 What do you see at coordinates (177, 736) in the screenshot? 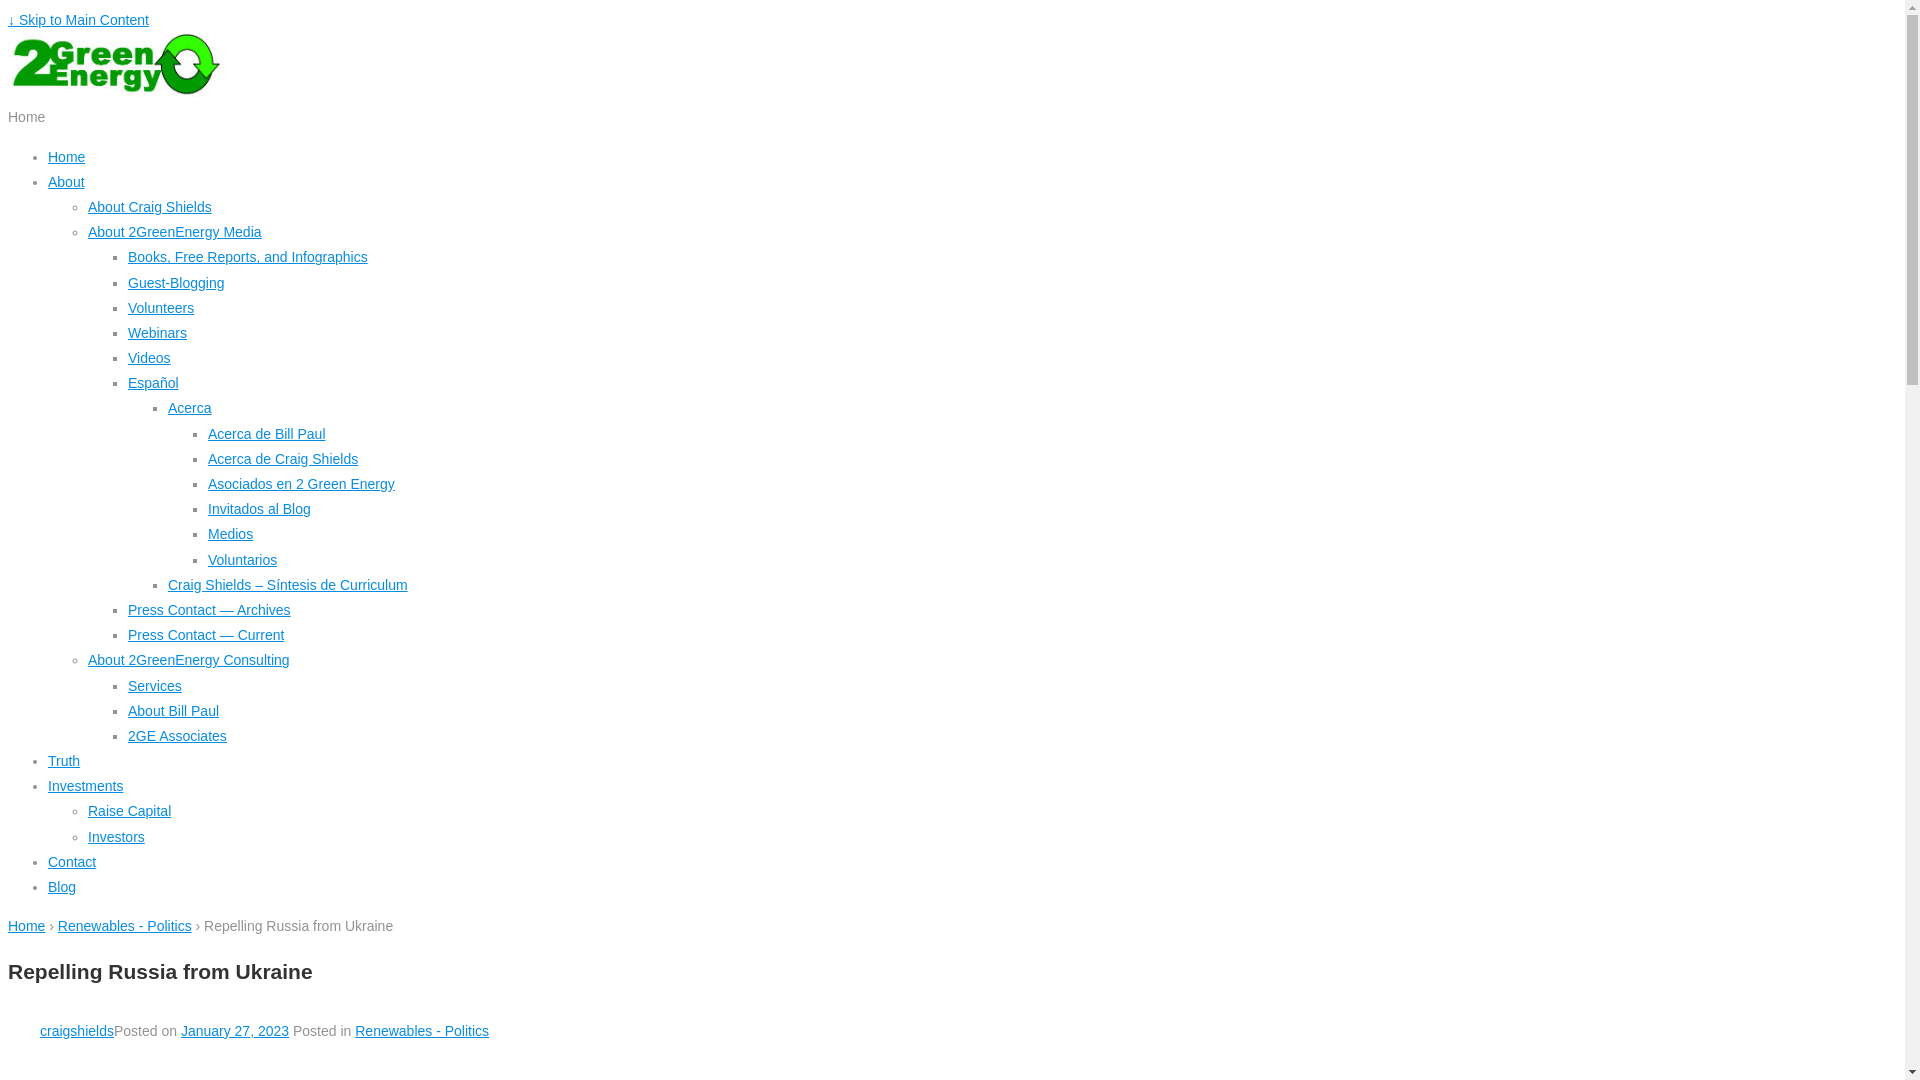
I see `'2GE Associates'` at bounding box center [177, 736].